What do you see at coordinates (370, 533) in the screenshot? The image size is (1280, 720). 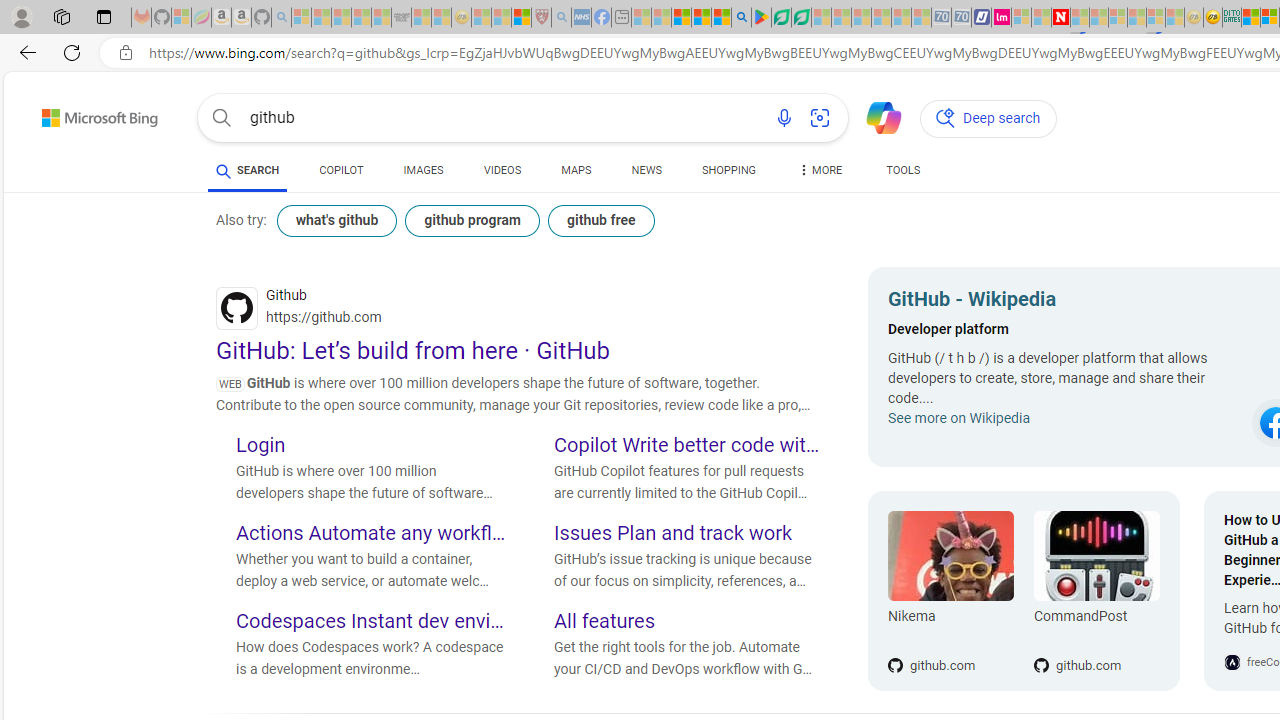 I see `'Actions Automate any workflow'` at bounding box center [370, 533].